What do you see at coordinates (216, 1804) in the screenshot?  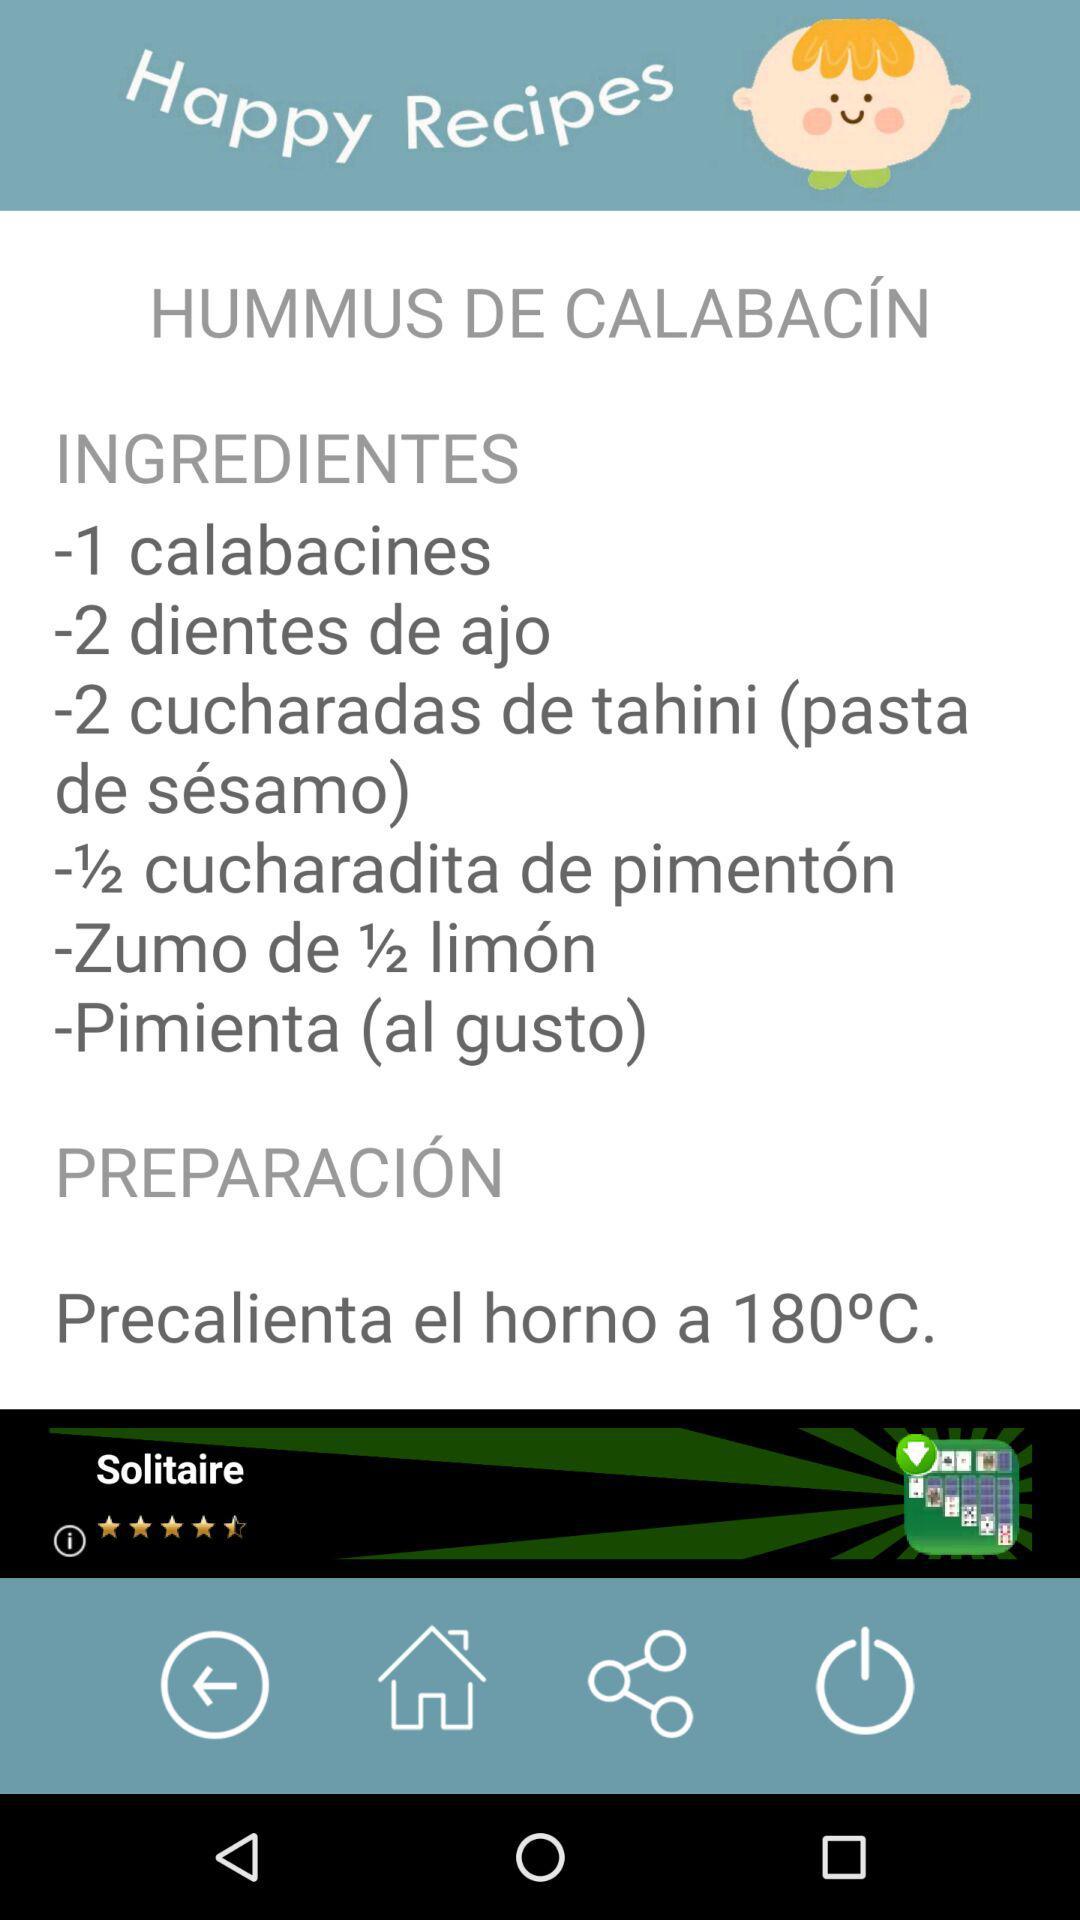 I see `the arrow_backward icon` at bounding box center [216, 1804].